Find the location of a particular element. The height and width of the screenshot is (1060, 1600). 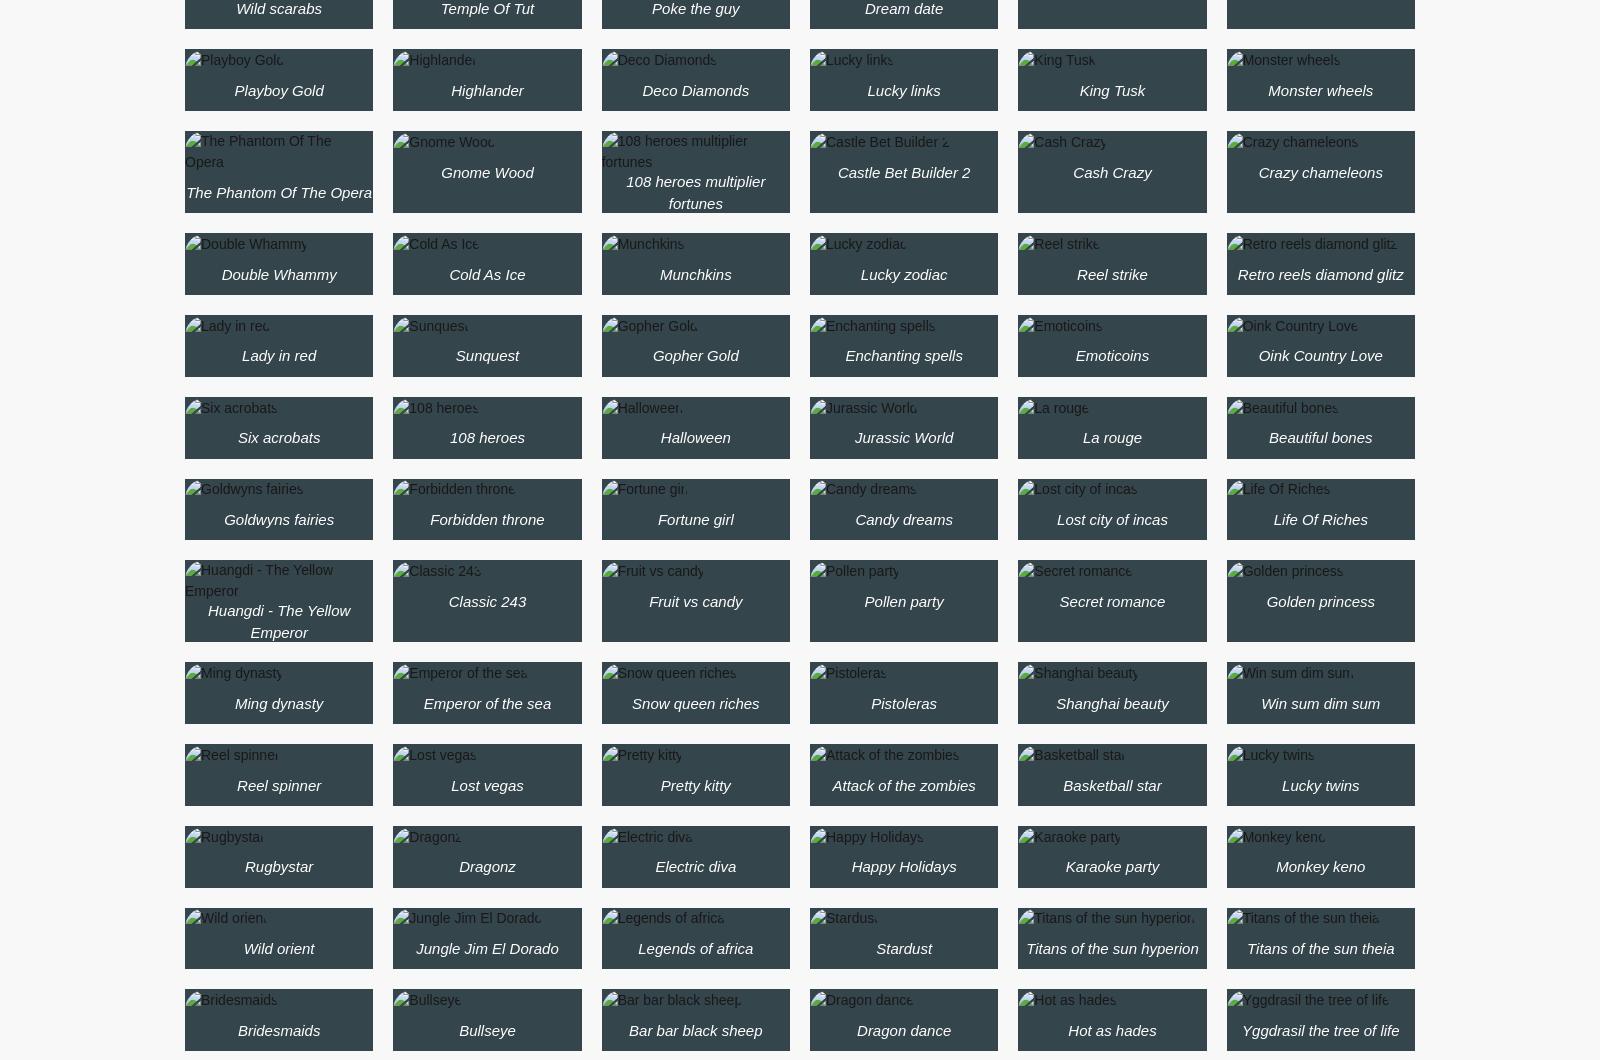

'5 reel drive' is located at coordinates (241, 111).